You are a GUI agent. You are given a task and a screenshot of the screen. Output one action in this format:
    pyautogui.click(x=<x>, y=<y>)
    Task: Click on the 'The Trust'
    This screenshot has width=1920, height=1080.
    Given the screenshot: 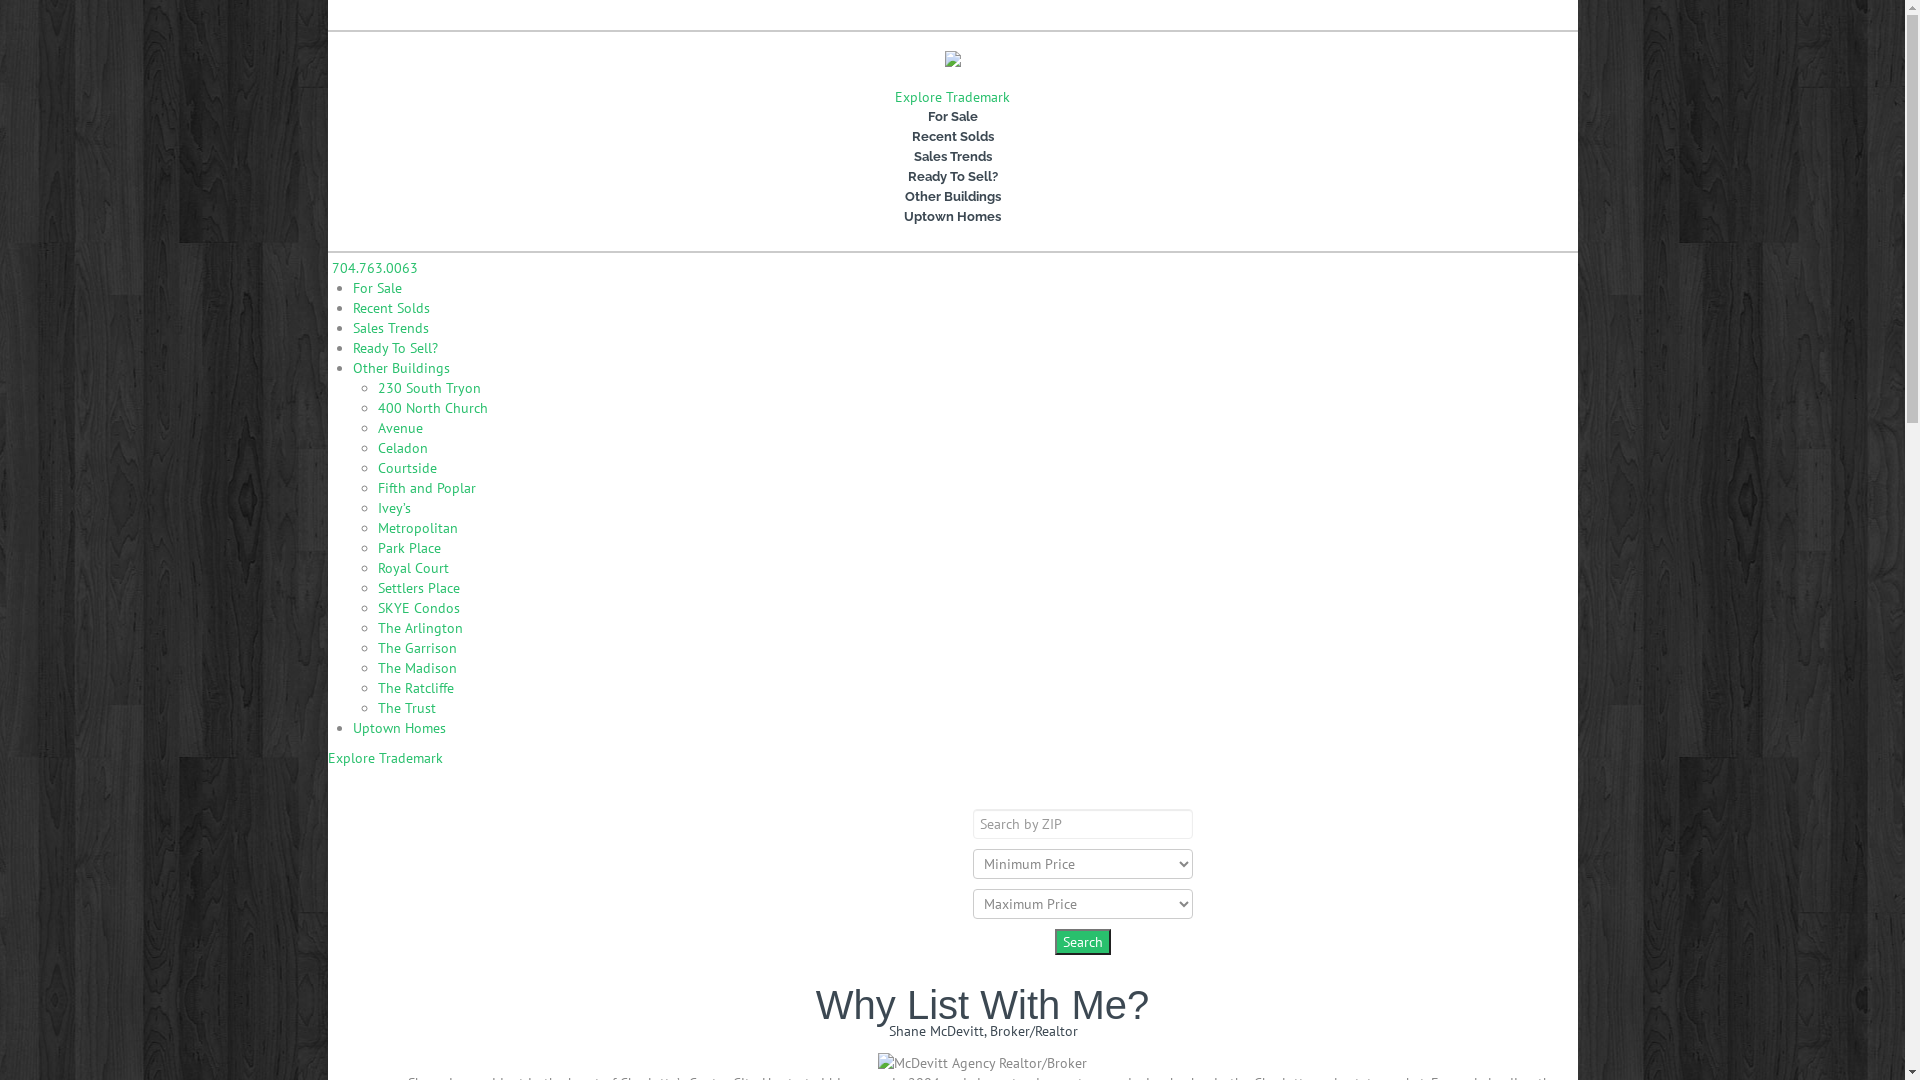 What is the action you would take?
    pyautogui.click(x=378, y=707)
    